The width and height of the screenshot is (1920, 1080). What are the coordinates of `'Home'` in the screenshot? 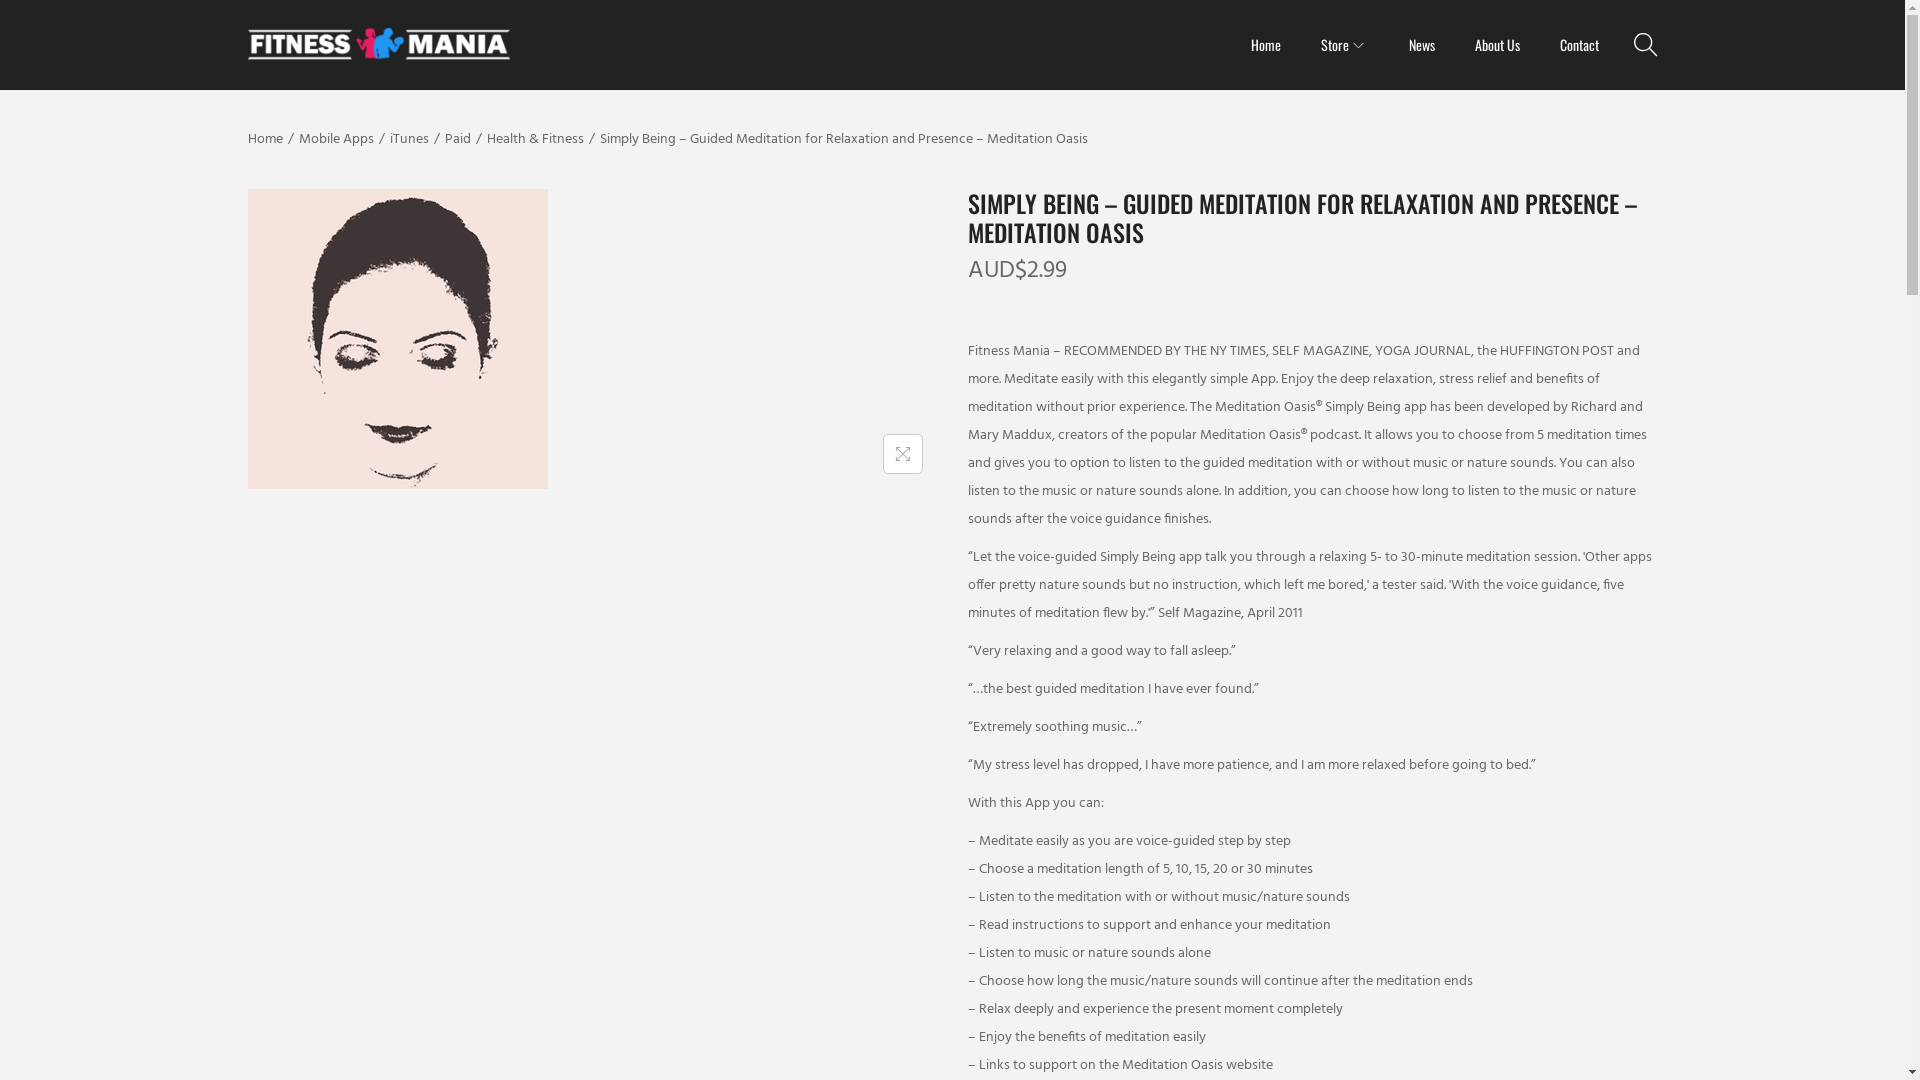 It's located at (1264, 45).